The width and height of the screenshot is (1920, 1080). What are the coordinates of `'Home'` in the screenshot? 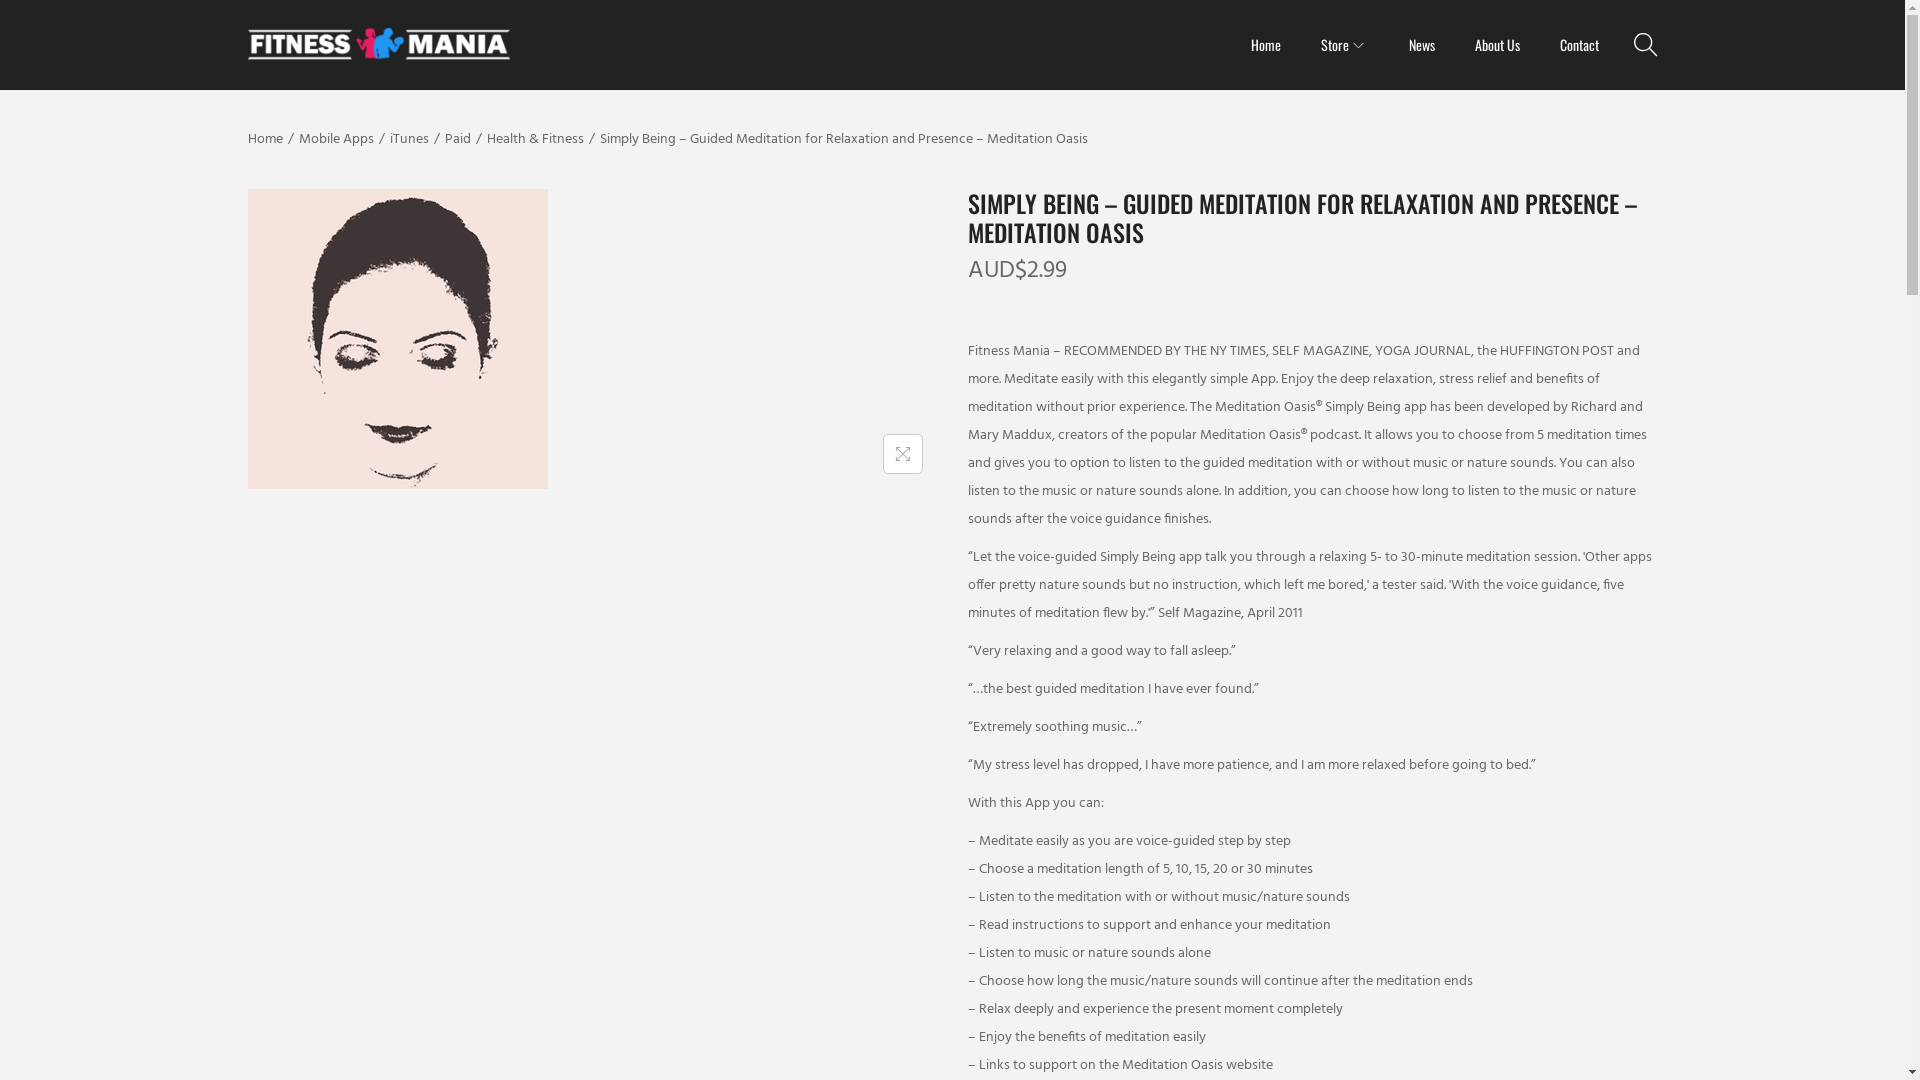 It's located at (1264, 45).